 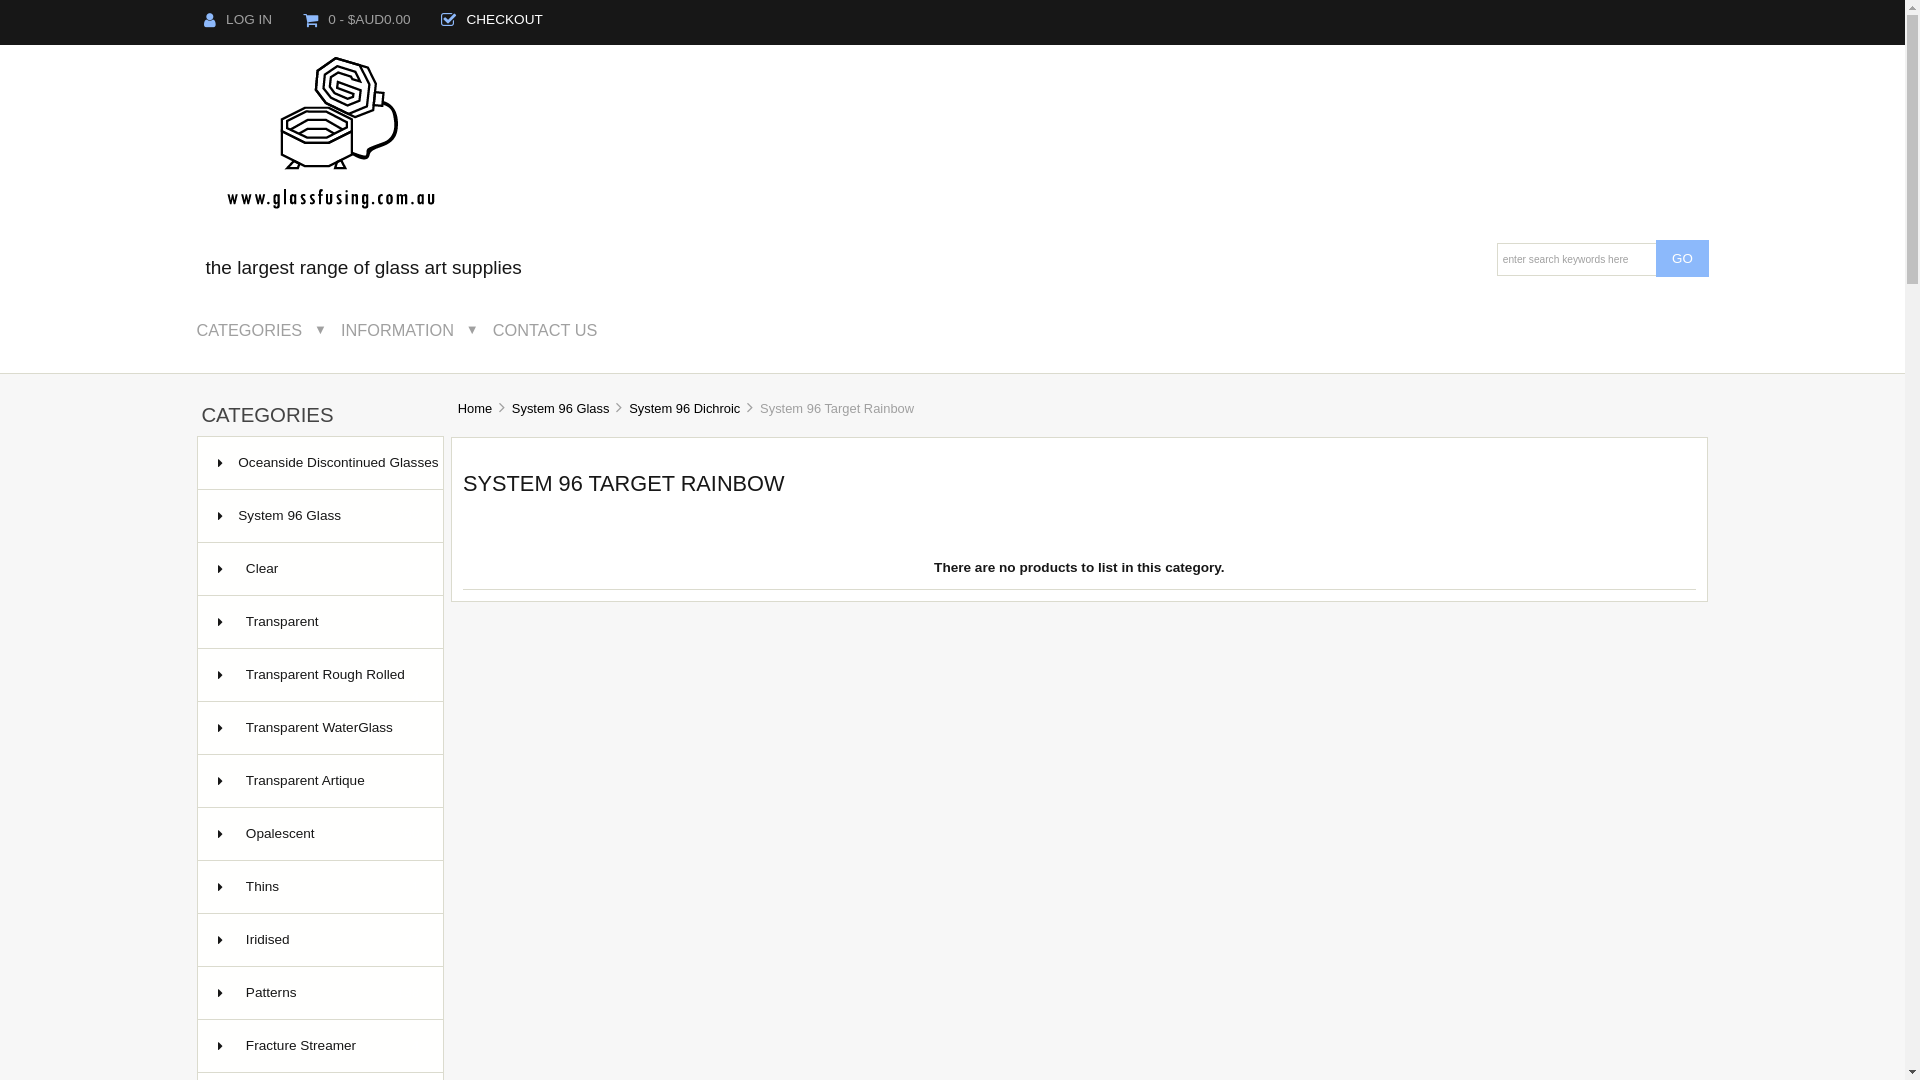 I want to click on 'Home', so click(x=474, y=407).